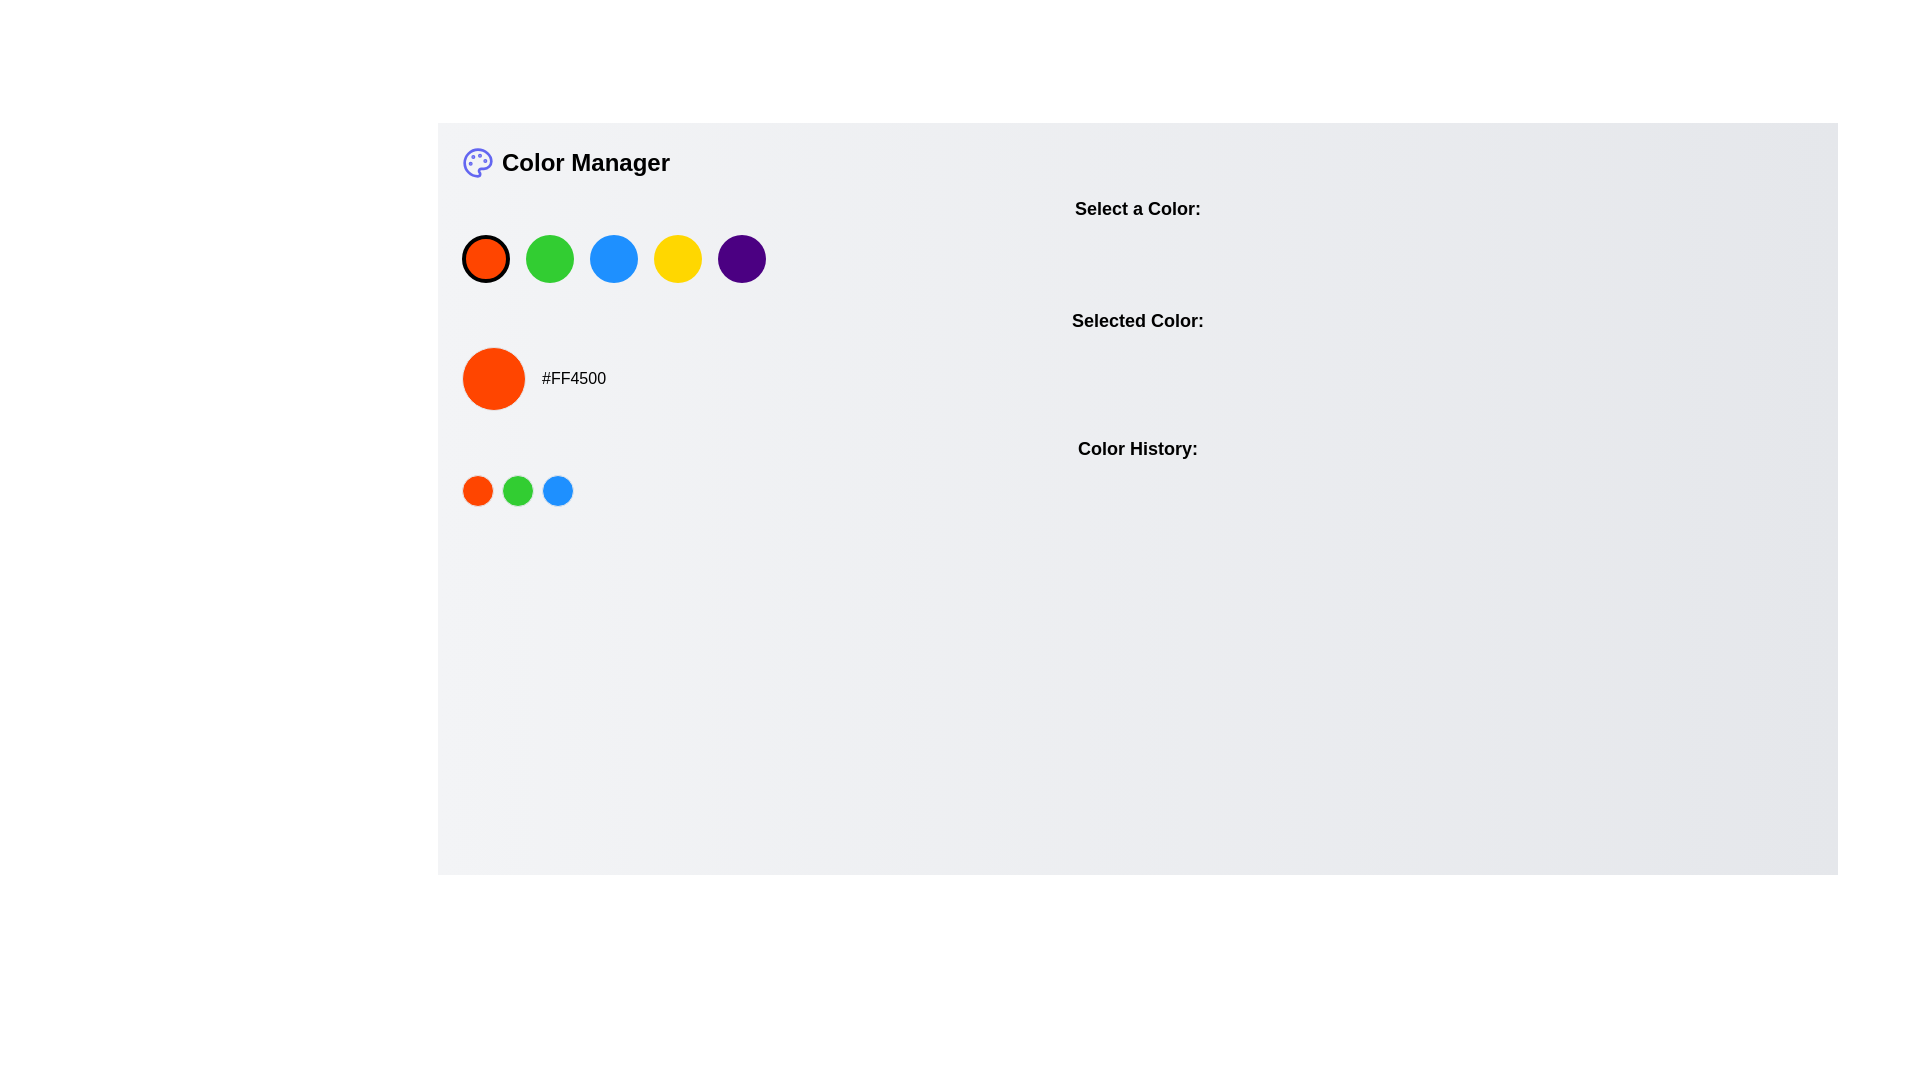  What do you see at coordinates (1137, 319) in the screenshot?
I see `the Text Label that indicates the selected color, which is located in the section titled 'Selected Color:#FF4500'` at bounding box center [1137, 319].